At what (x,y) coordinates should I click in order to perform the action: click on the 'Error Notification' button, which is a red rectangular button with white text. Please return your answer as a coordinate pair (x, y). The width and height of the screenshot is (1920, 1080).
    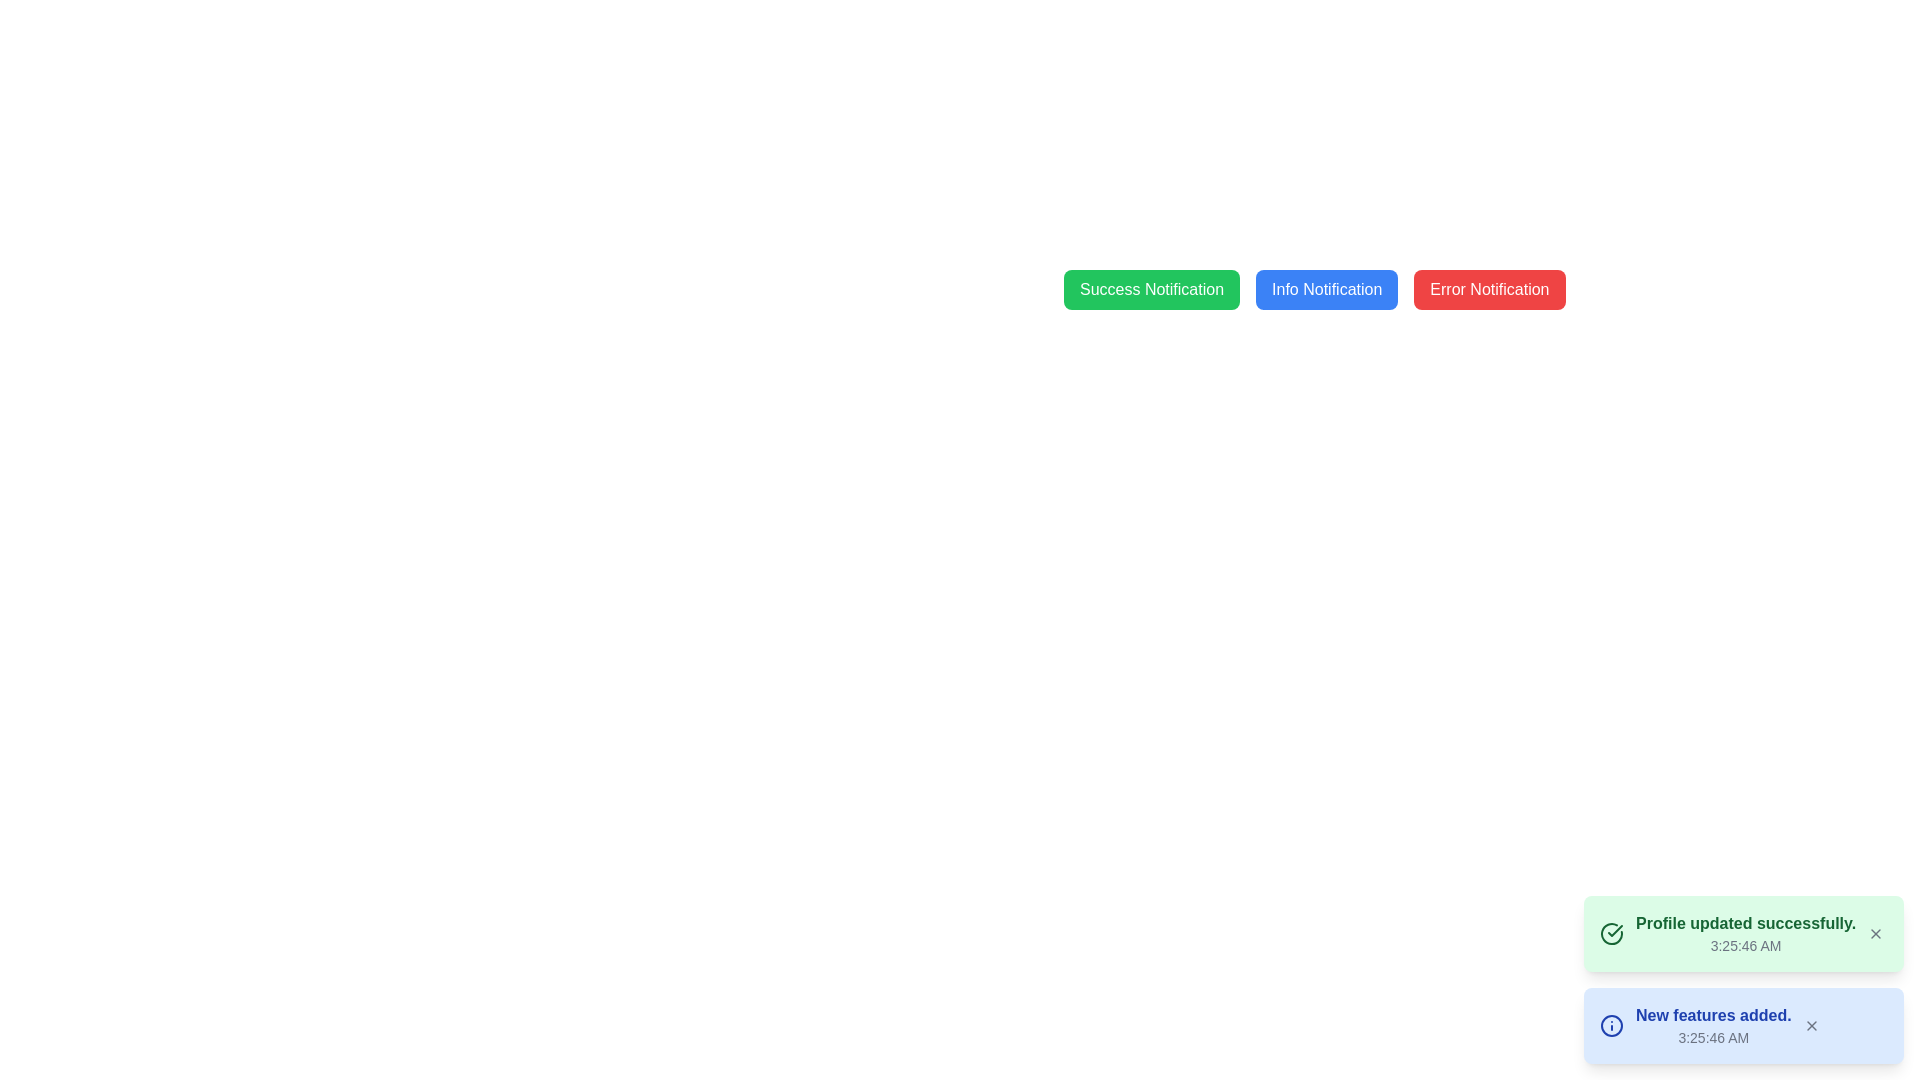
    Looking at the image, I should click on (1489, 289).